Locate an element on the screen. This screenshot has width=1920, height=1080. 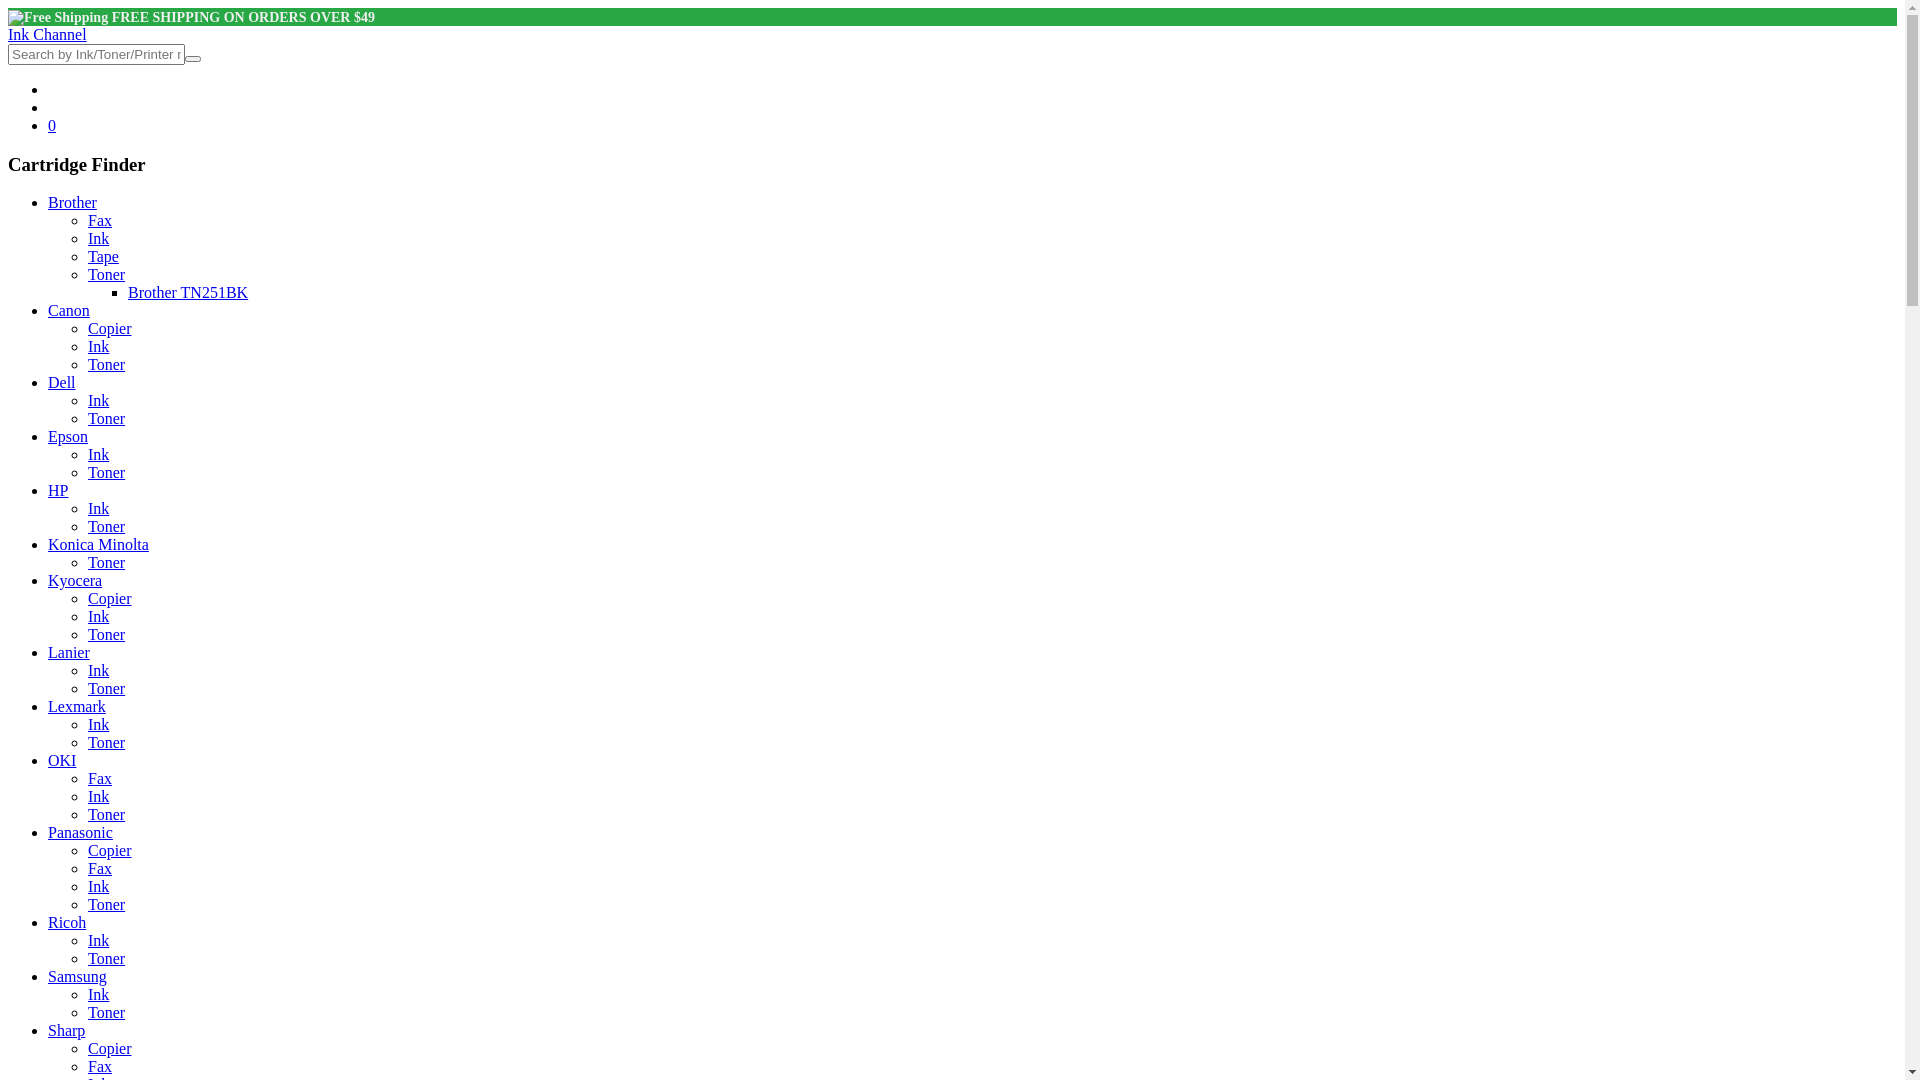
'Fax' is located at coordinates (99, 777).